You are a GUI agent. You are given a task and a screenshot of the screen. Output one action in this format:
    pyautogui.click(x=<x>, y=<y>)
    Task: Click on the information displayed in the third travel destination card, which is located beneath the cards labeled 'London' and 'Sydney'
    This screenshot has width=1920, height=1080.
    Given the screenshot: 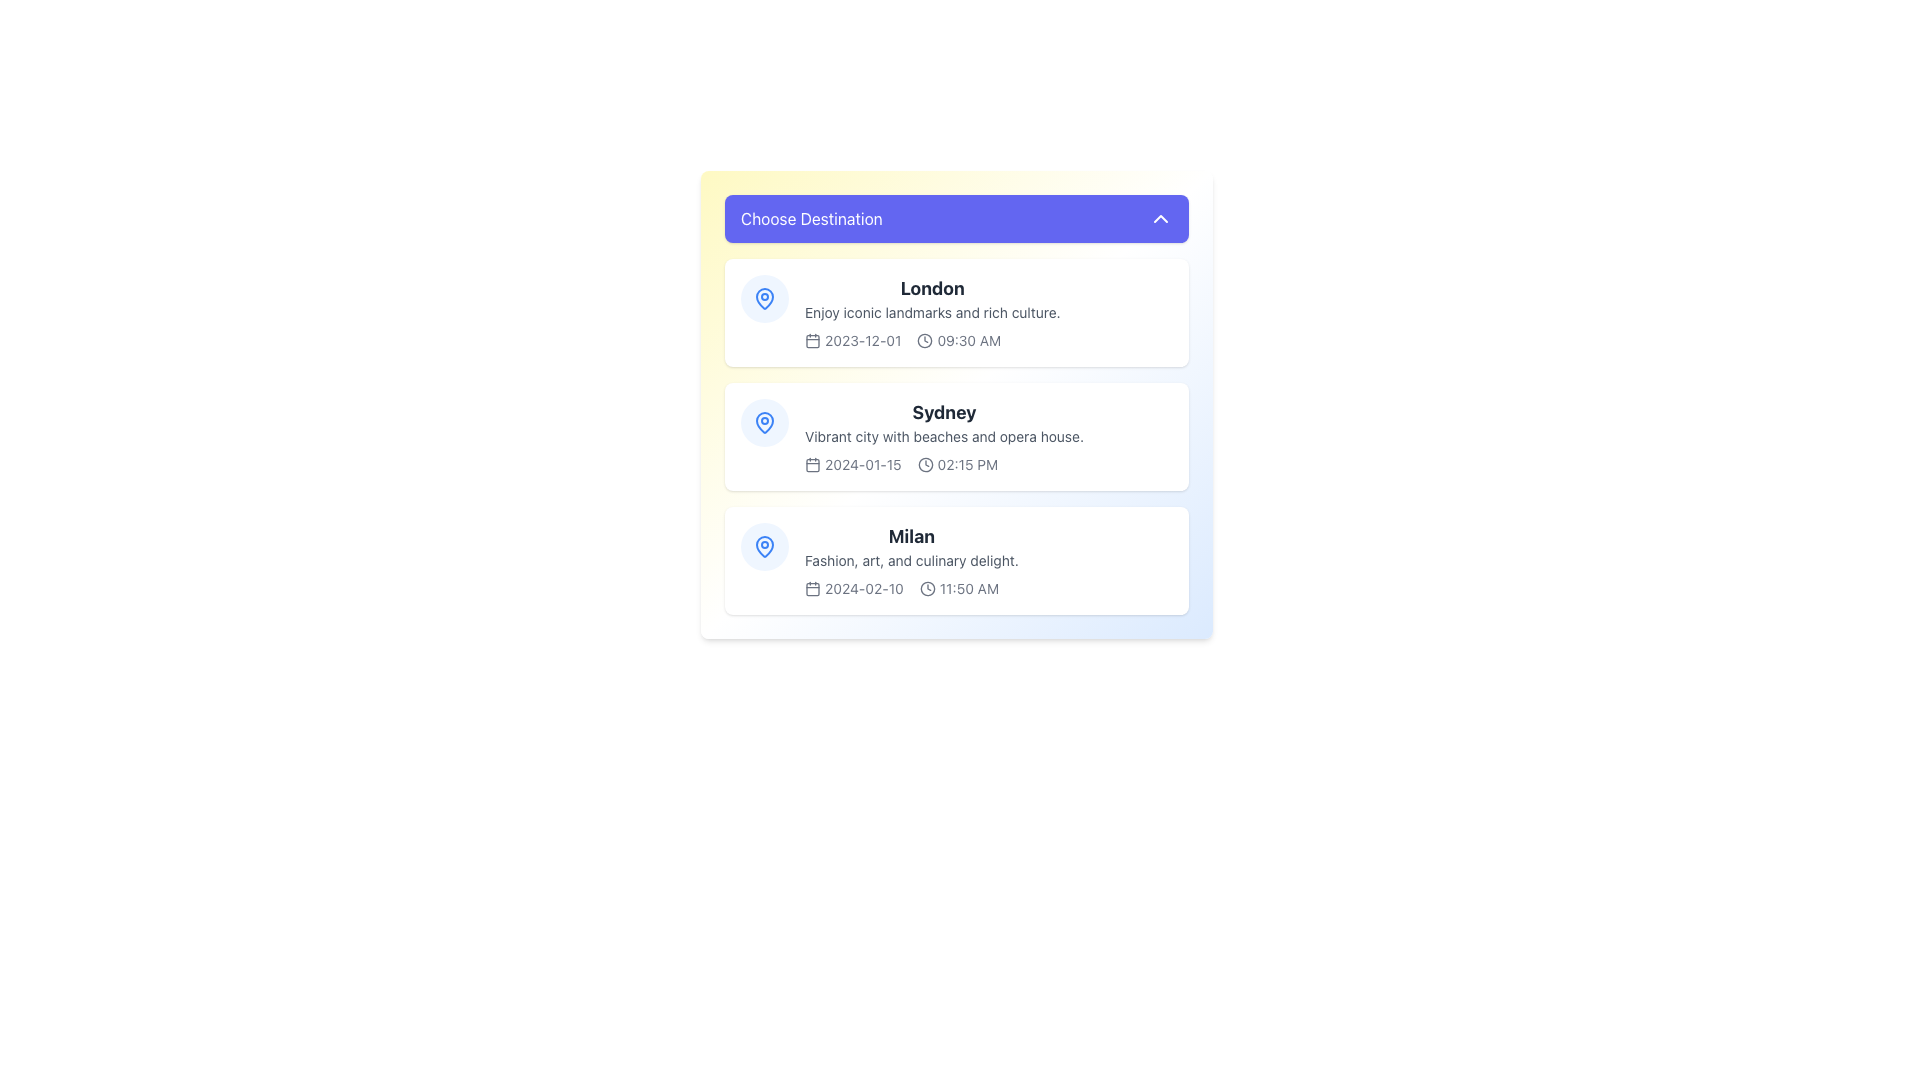 What is the action you would take?
    pyautogui.click(x=911, y=560)
    